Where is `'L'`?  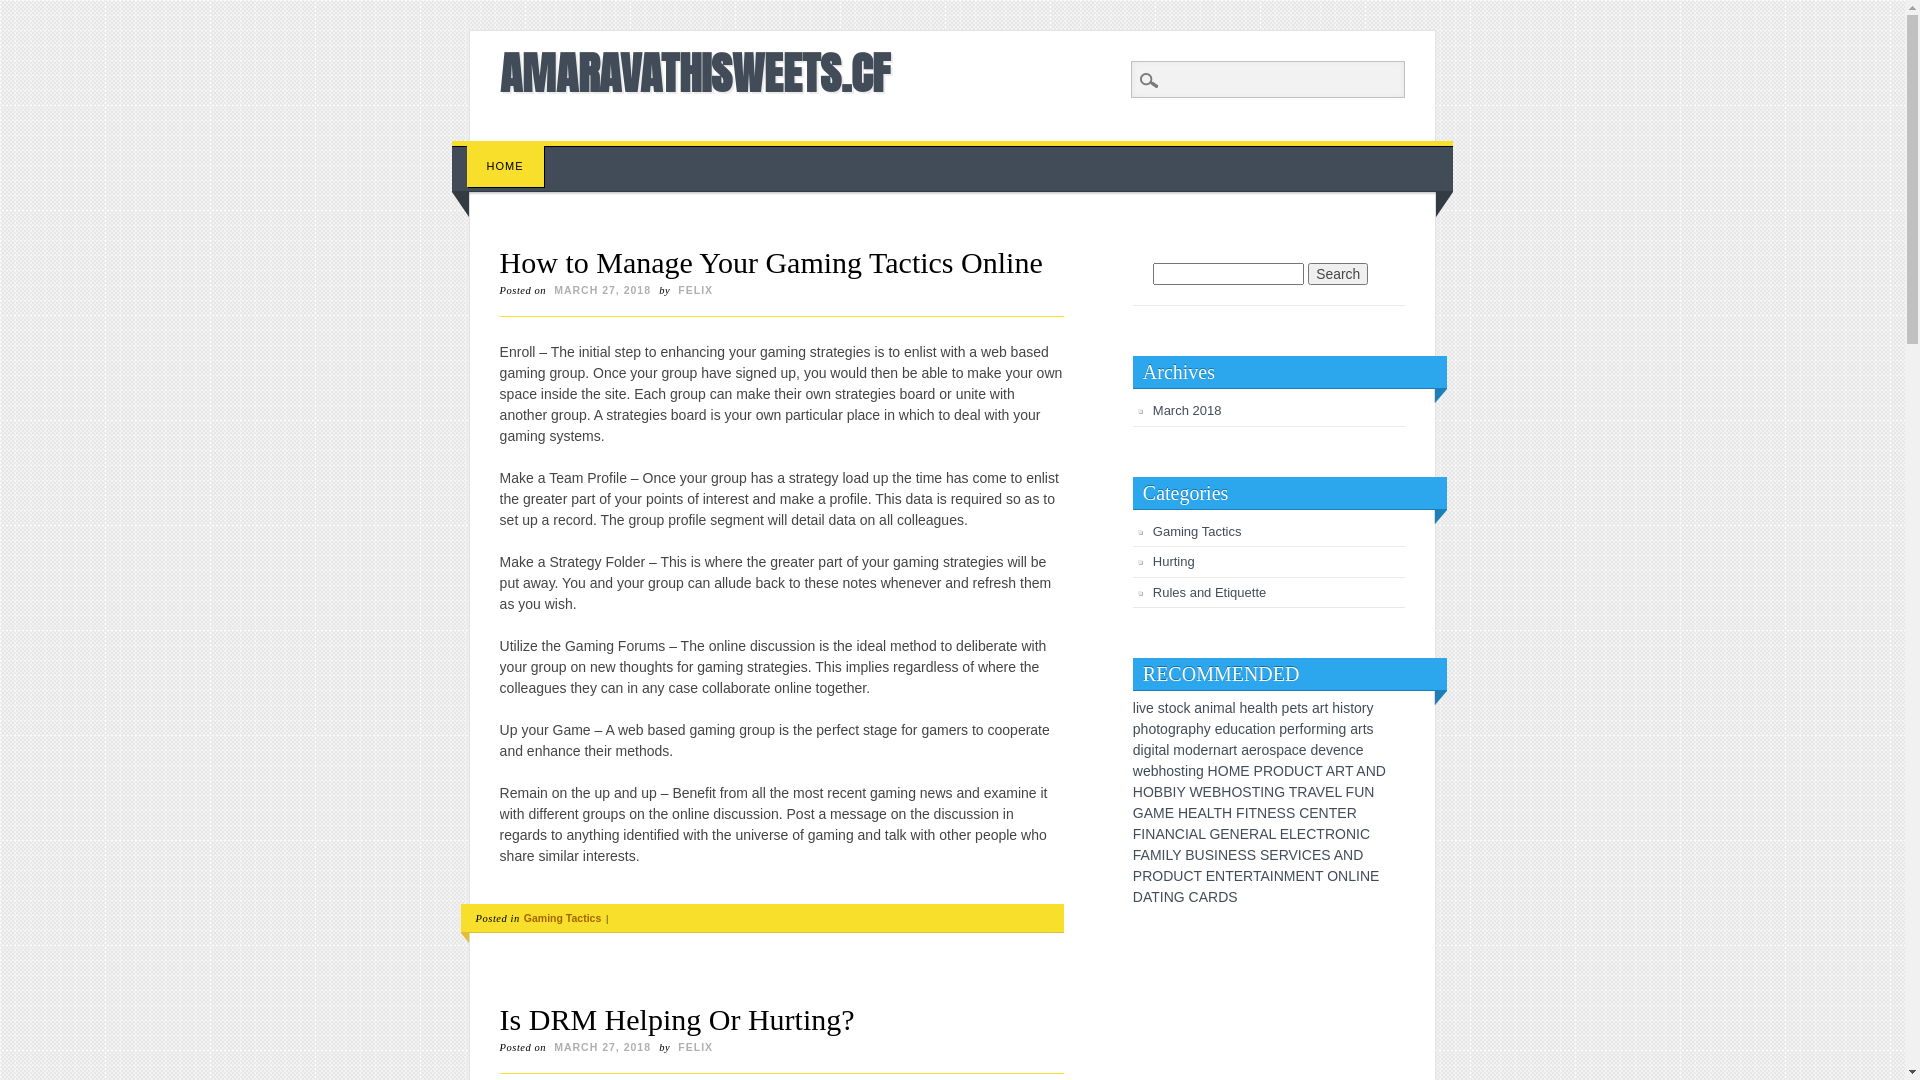
'L' is located at coordinates (1209, 813).